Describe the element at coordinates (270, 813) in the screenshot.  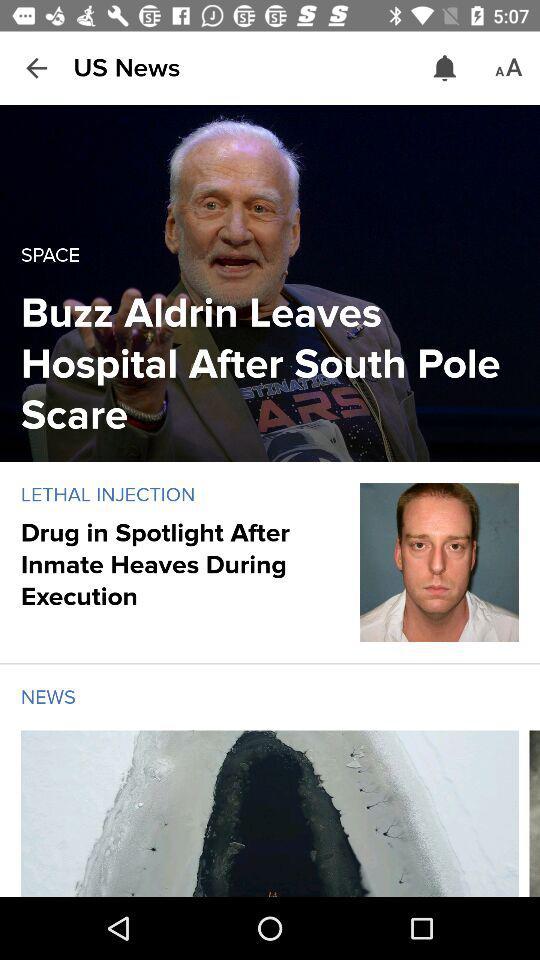
I see `open news` at that location.